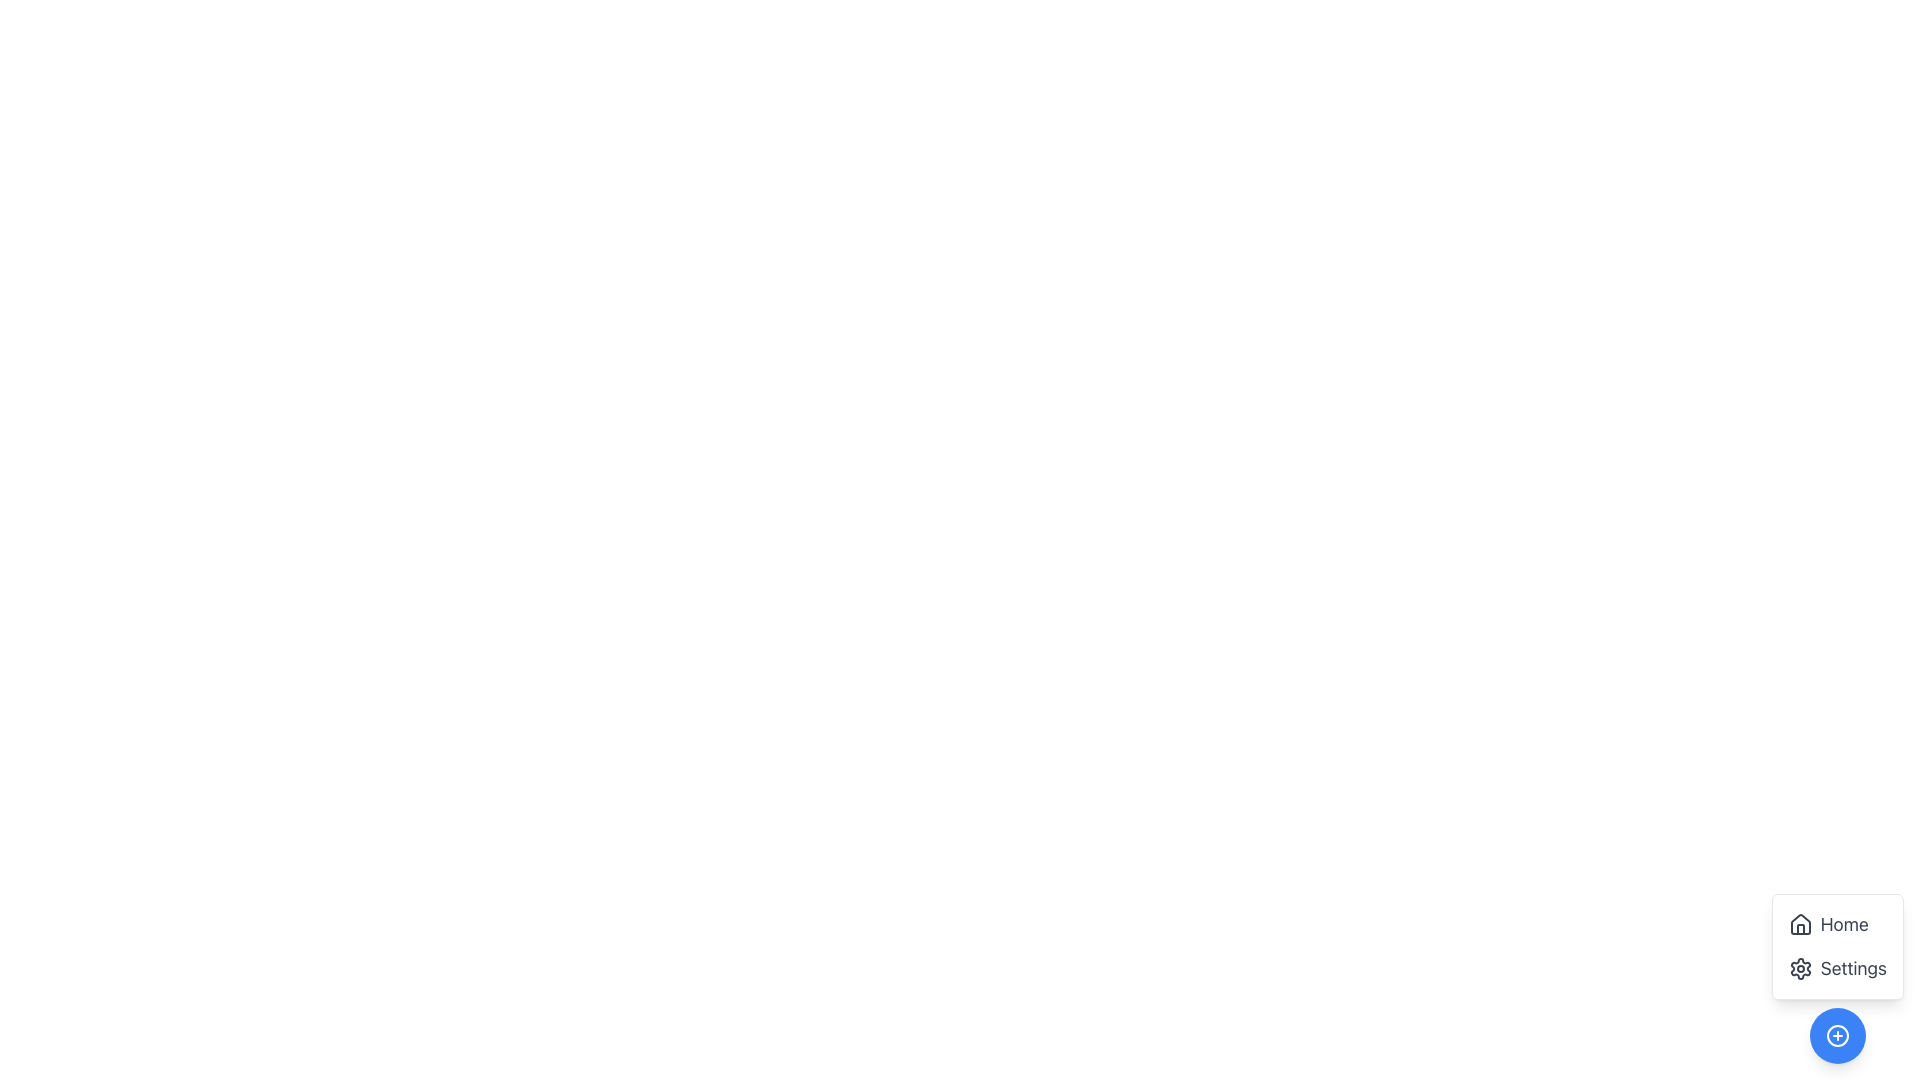 The width and height of the screenshot is (1920, 1080). Describe the element at coordinates (1800, 967) in the screenshot. I see `the decorative graphical component of the settings icon located at the bottom-right corner of the application interface` at that location.